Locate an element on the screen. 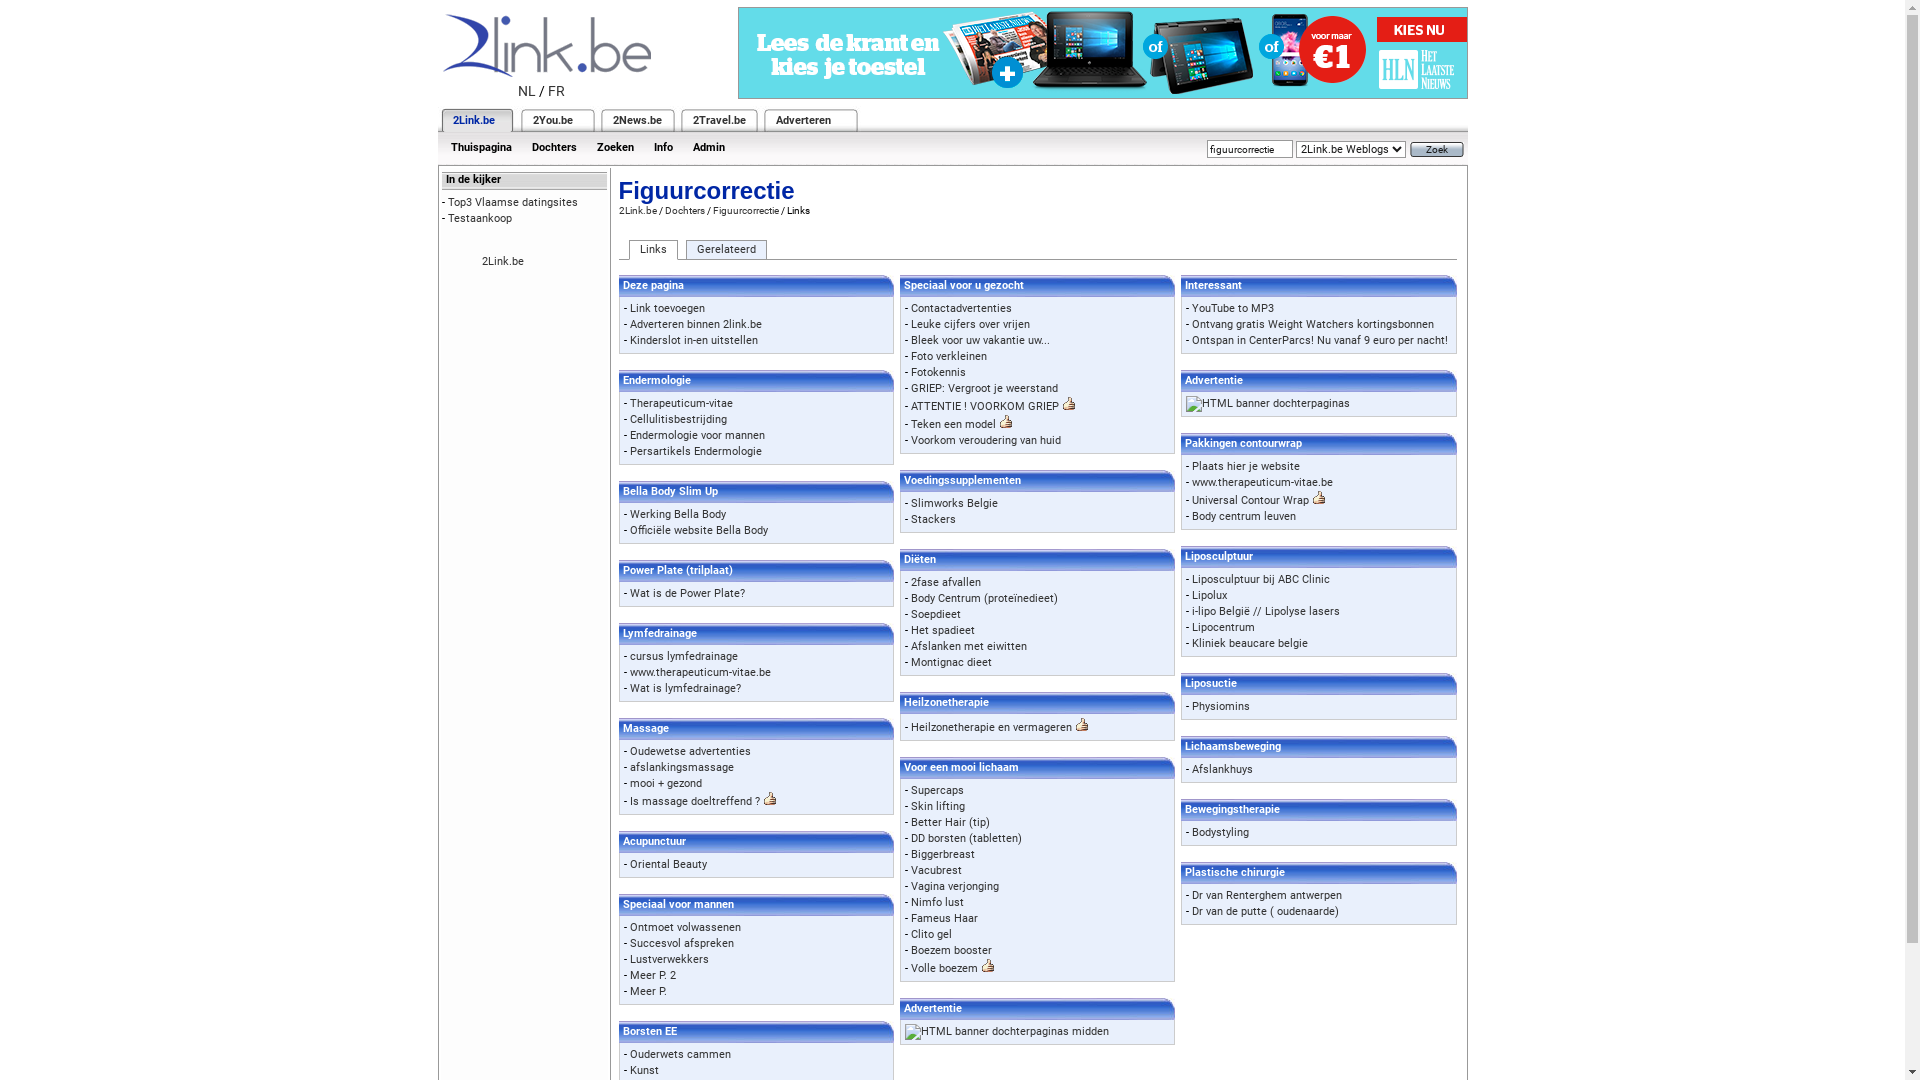 The height and width of the screenshot is (1080, 1920). 'YouTube to MP3' is located at coordinates (1232, 308).